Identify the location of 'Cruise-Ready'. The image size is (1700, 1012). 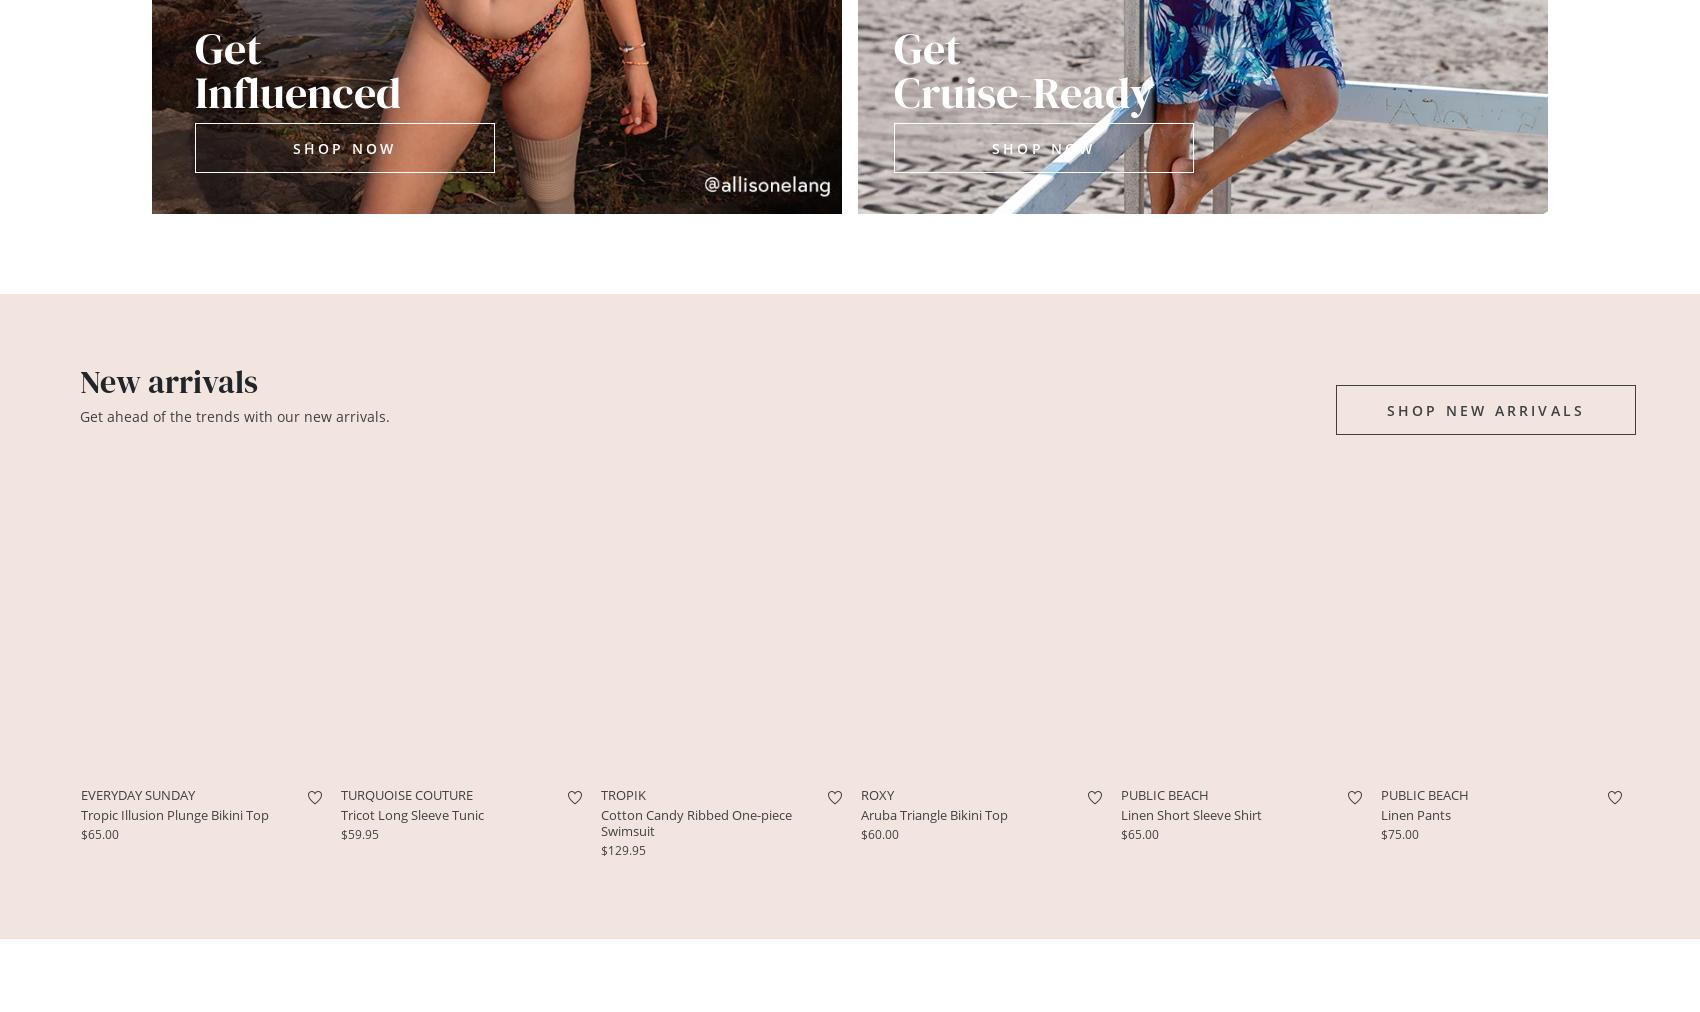
(1022, 91).